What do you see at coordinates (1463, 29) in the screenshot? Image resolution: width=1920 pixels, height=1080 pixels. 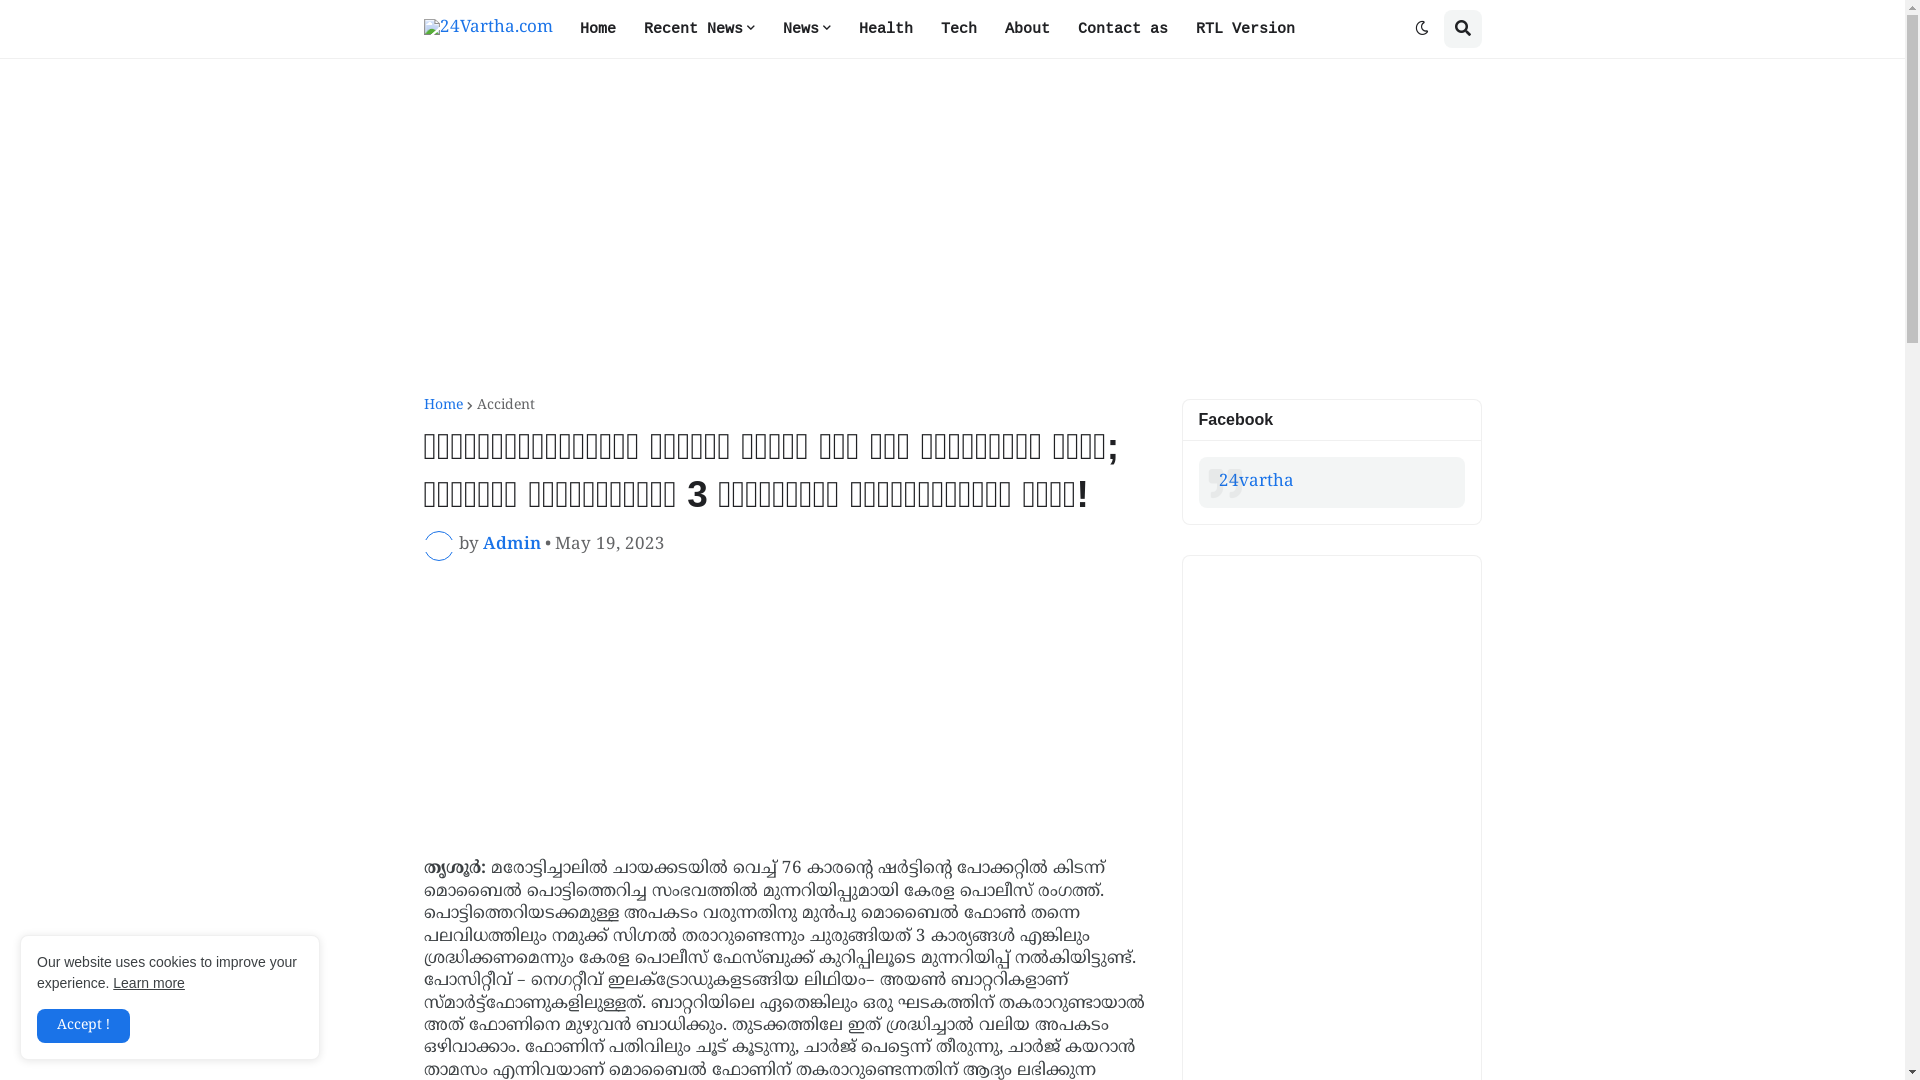 I see `'Search'` at bounding box center [1463, 29].